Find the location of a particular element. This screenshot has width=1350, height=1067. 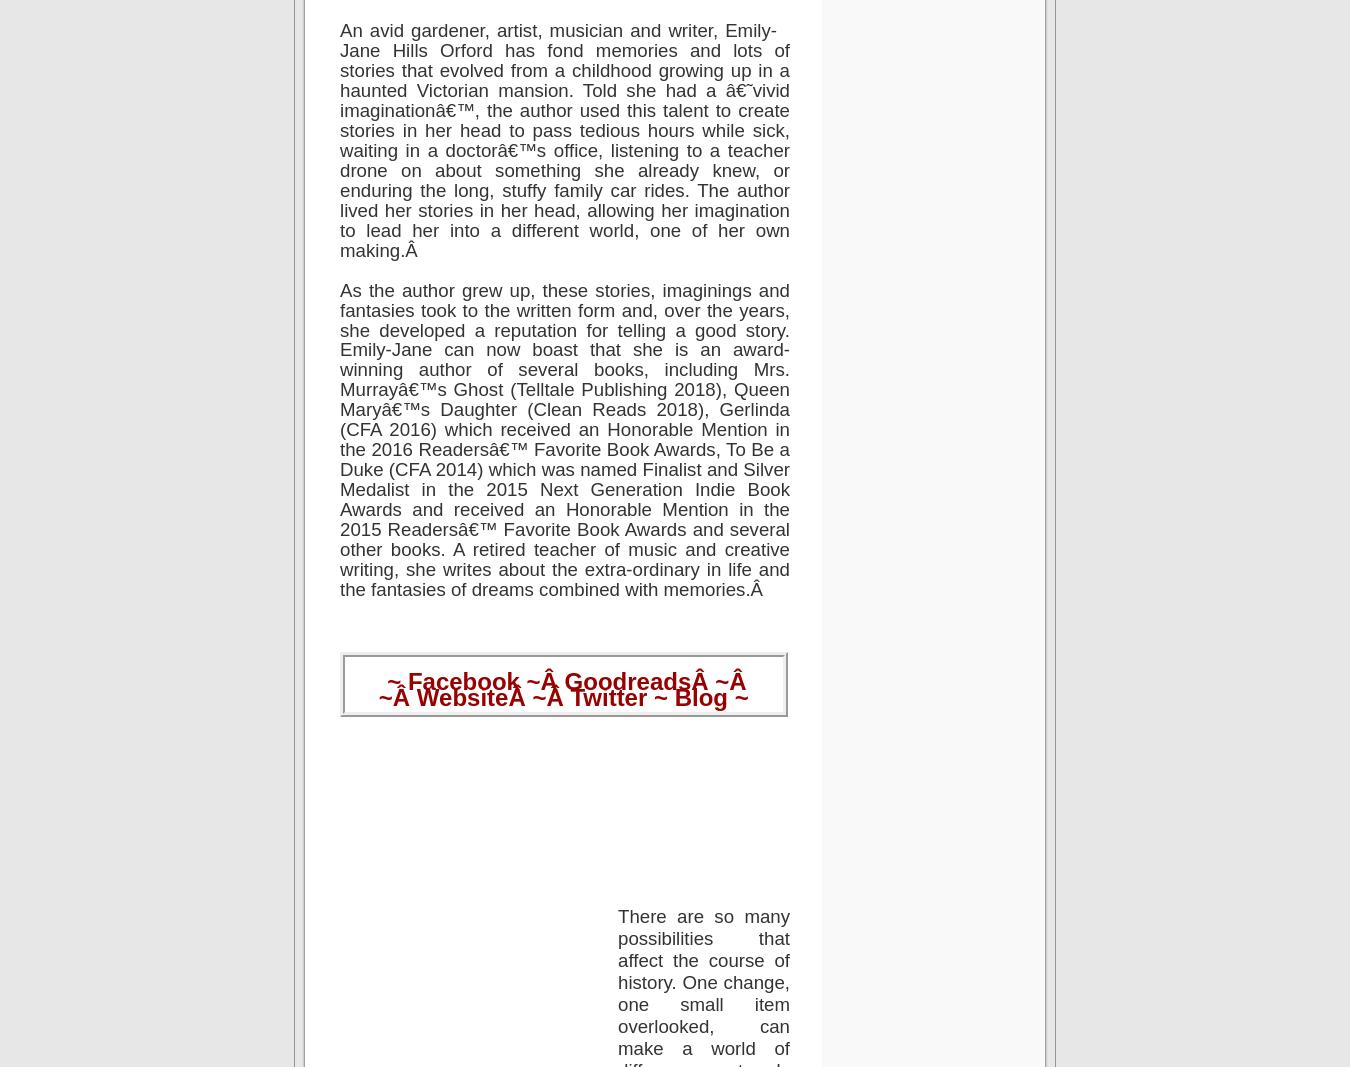

'Twitter' is located at coordinates (569, 697).